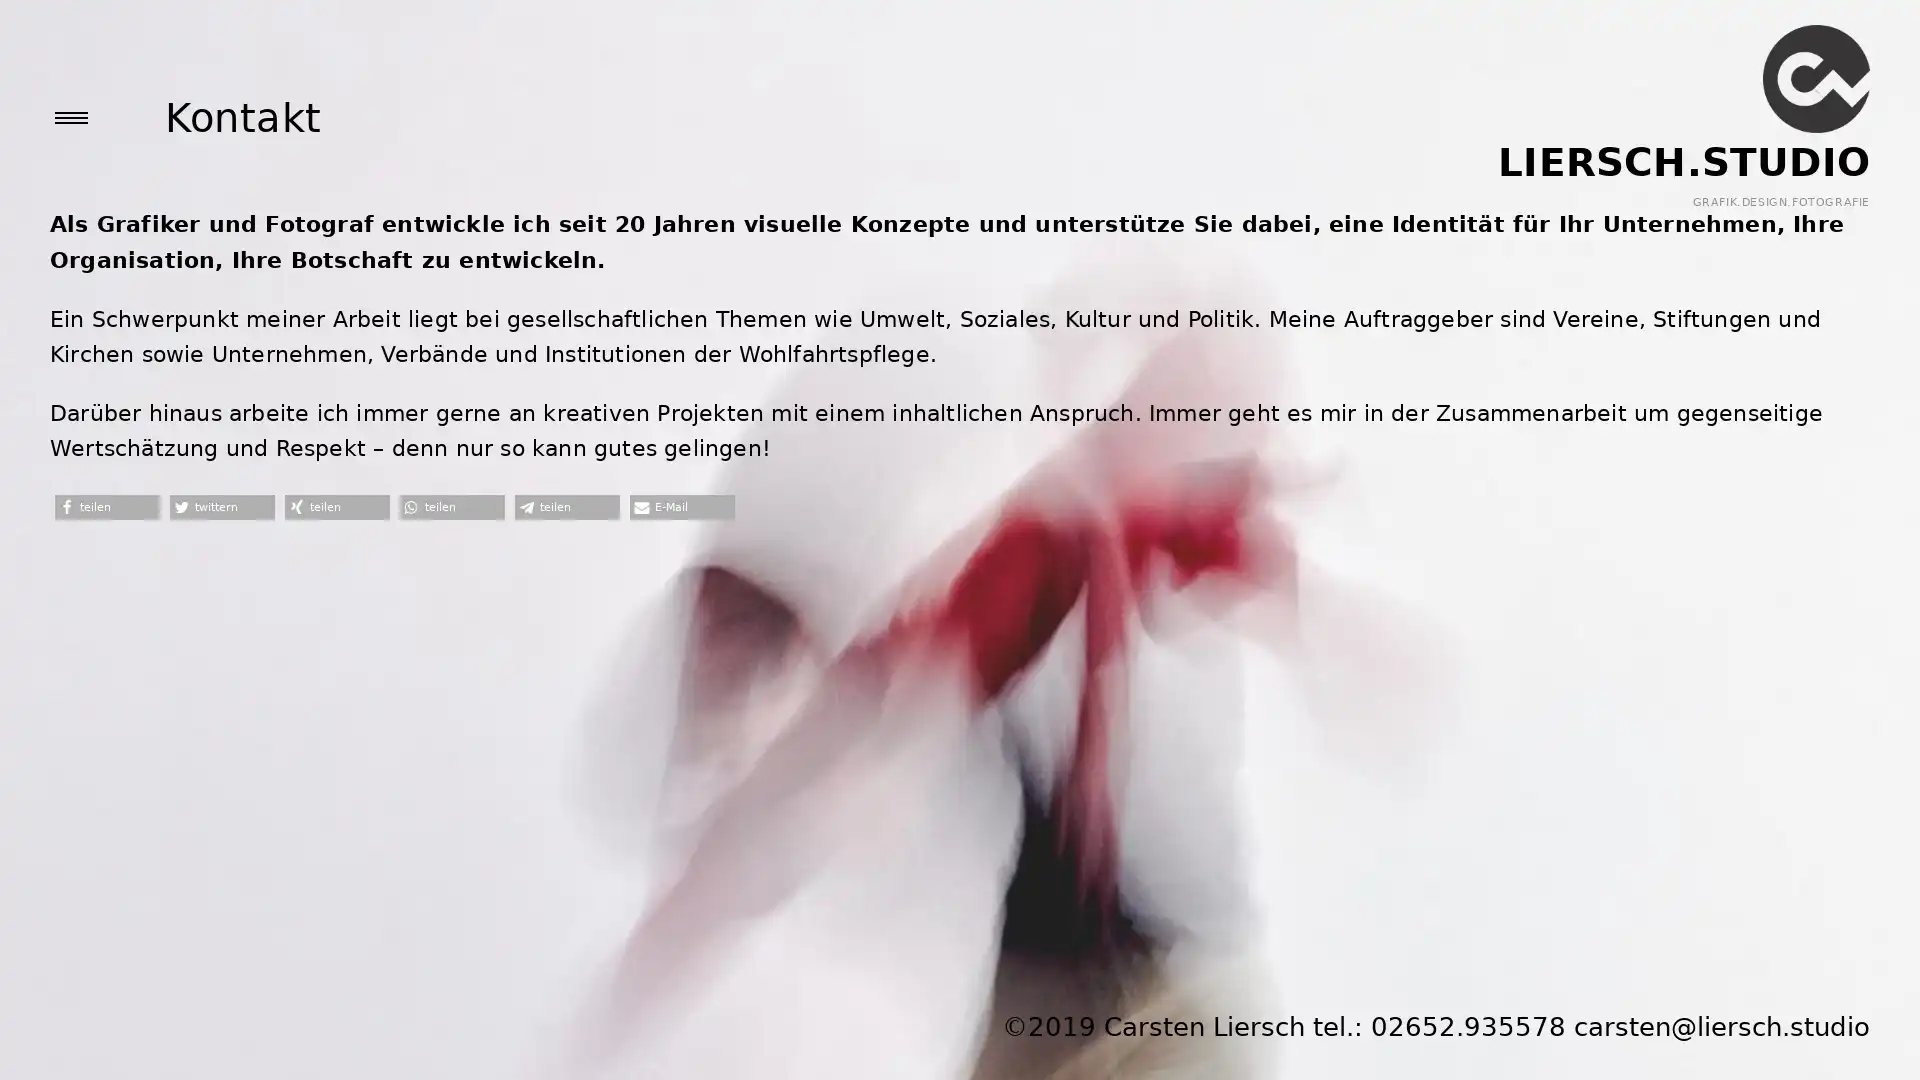 The image size is (1920, 1080). I want to click on Bei Twitter teilen, so click(222, 751).